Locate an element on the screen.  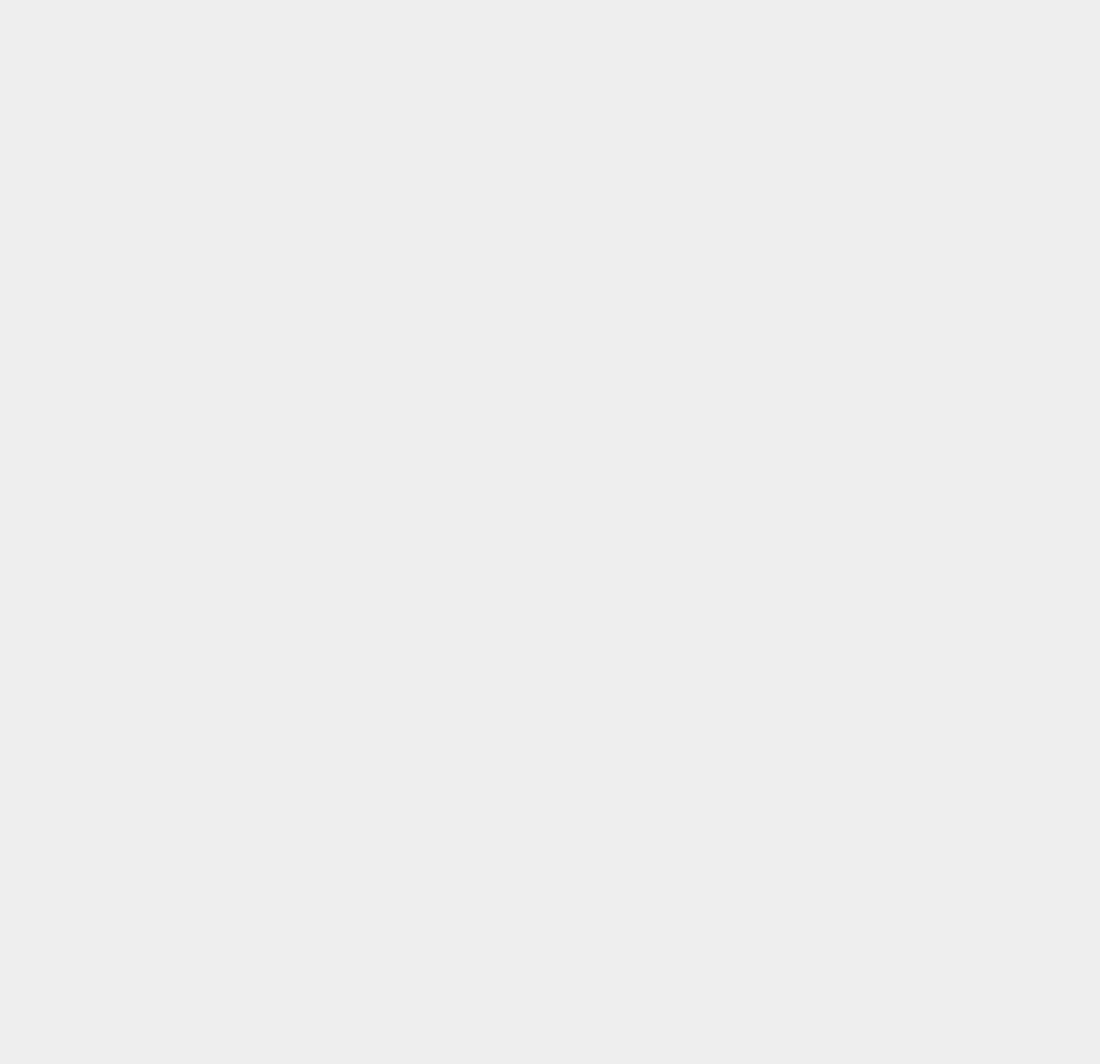
'WiFi Hotspots' is located at coordinates (821, 626).